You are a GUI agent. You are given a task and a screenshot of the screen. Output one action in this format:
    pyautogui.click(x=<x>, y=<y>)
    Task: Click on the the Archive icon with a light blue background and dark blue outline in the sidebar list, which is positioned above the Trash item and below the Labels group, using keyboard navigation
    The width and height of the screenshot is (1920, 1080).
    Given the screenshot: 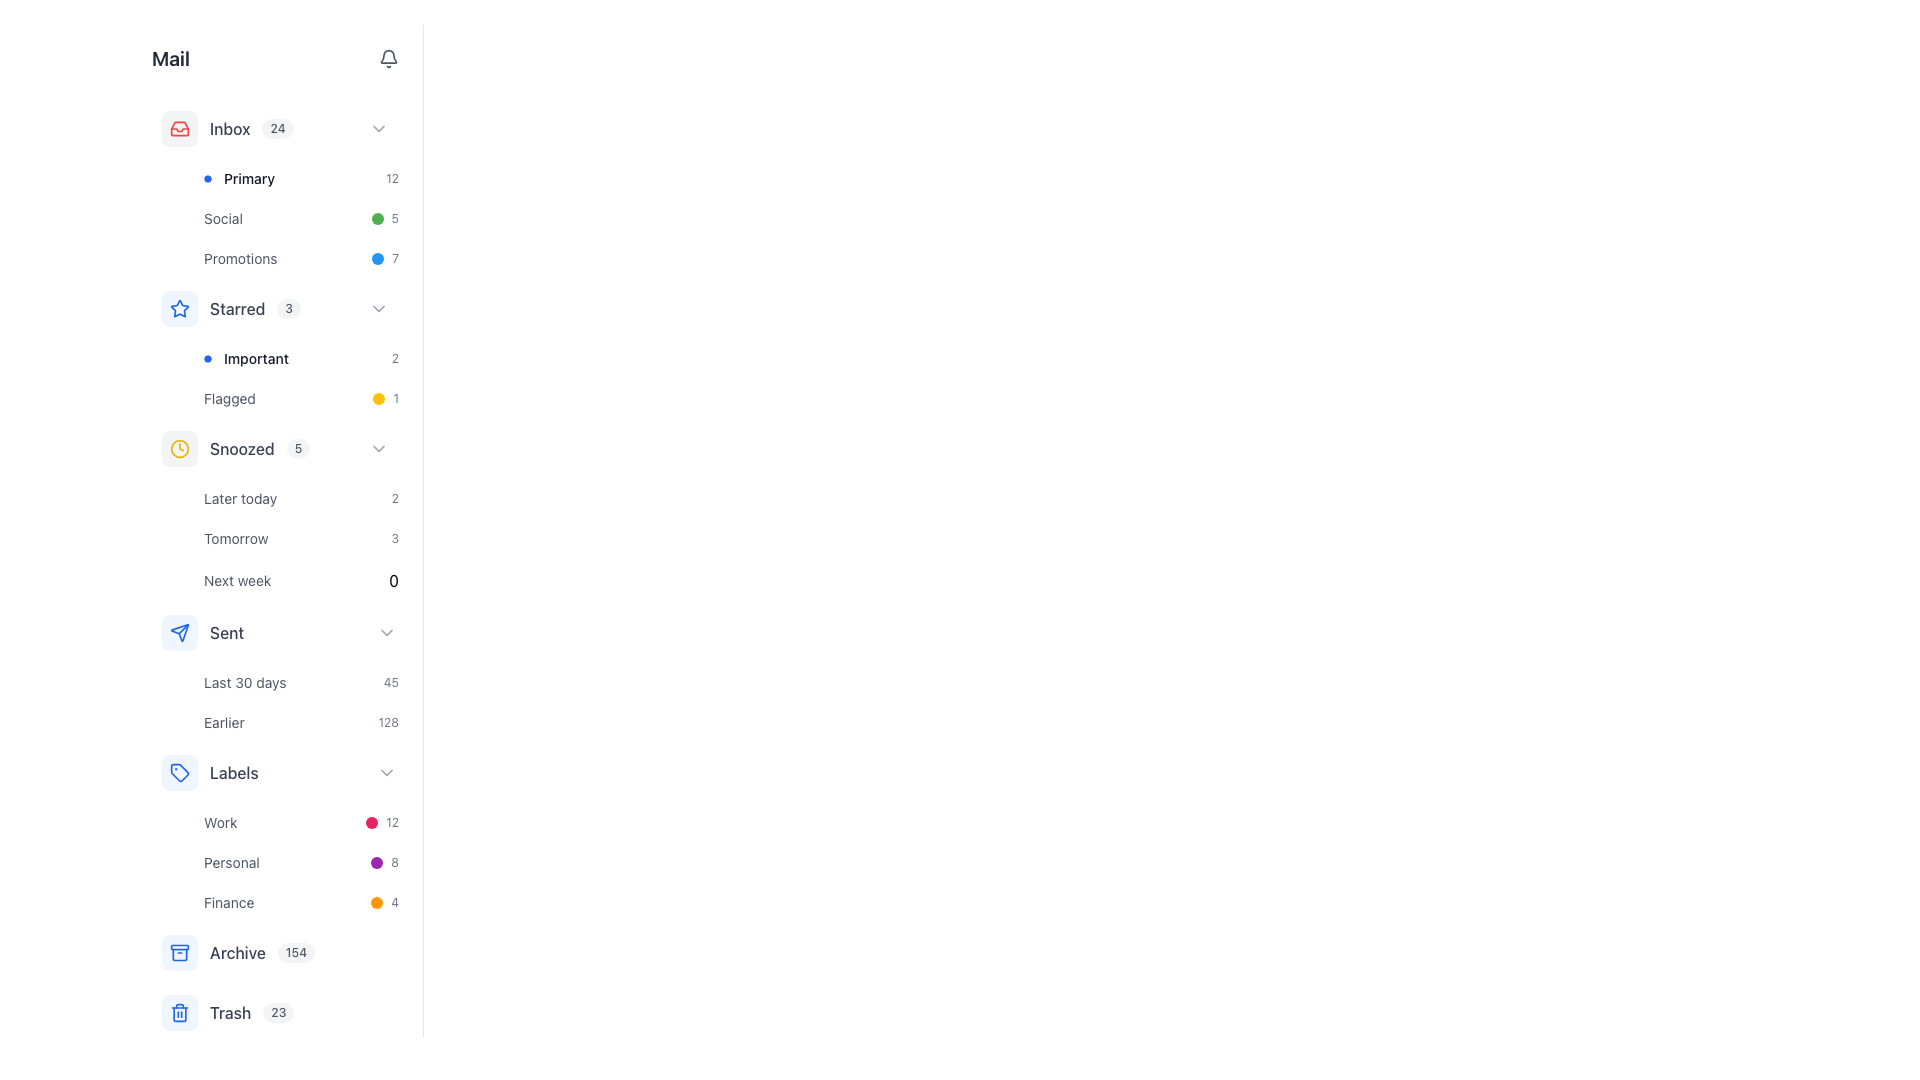 What is the action you would take?
    pyautogui.click(x=180, y=951)
    